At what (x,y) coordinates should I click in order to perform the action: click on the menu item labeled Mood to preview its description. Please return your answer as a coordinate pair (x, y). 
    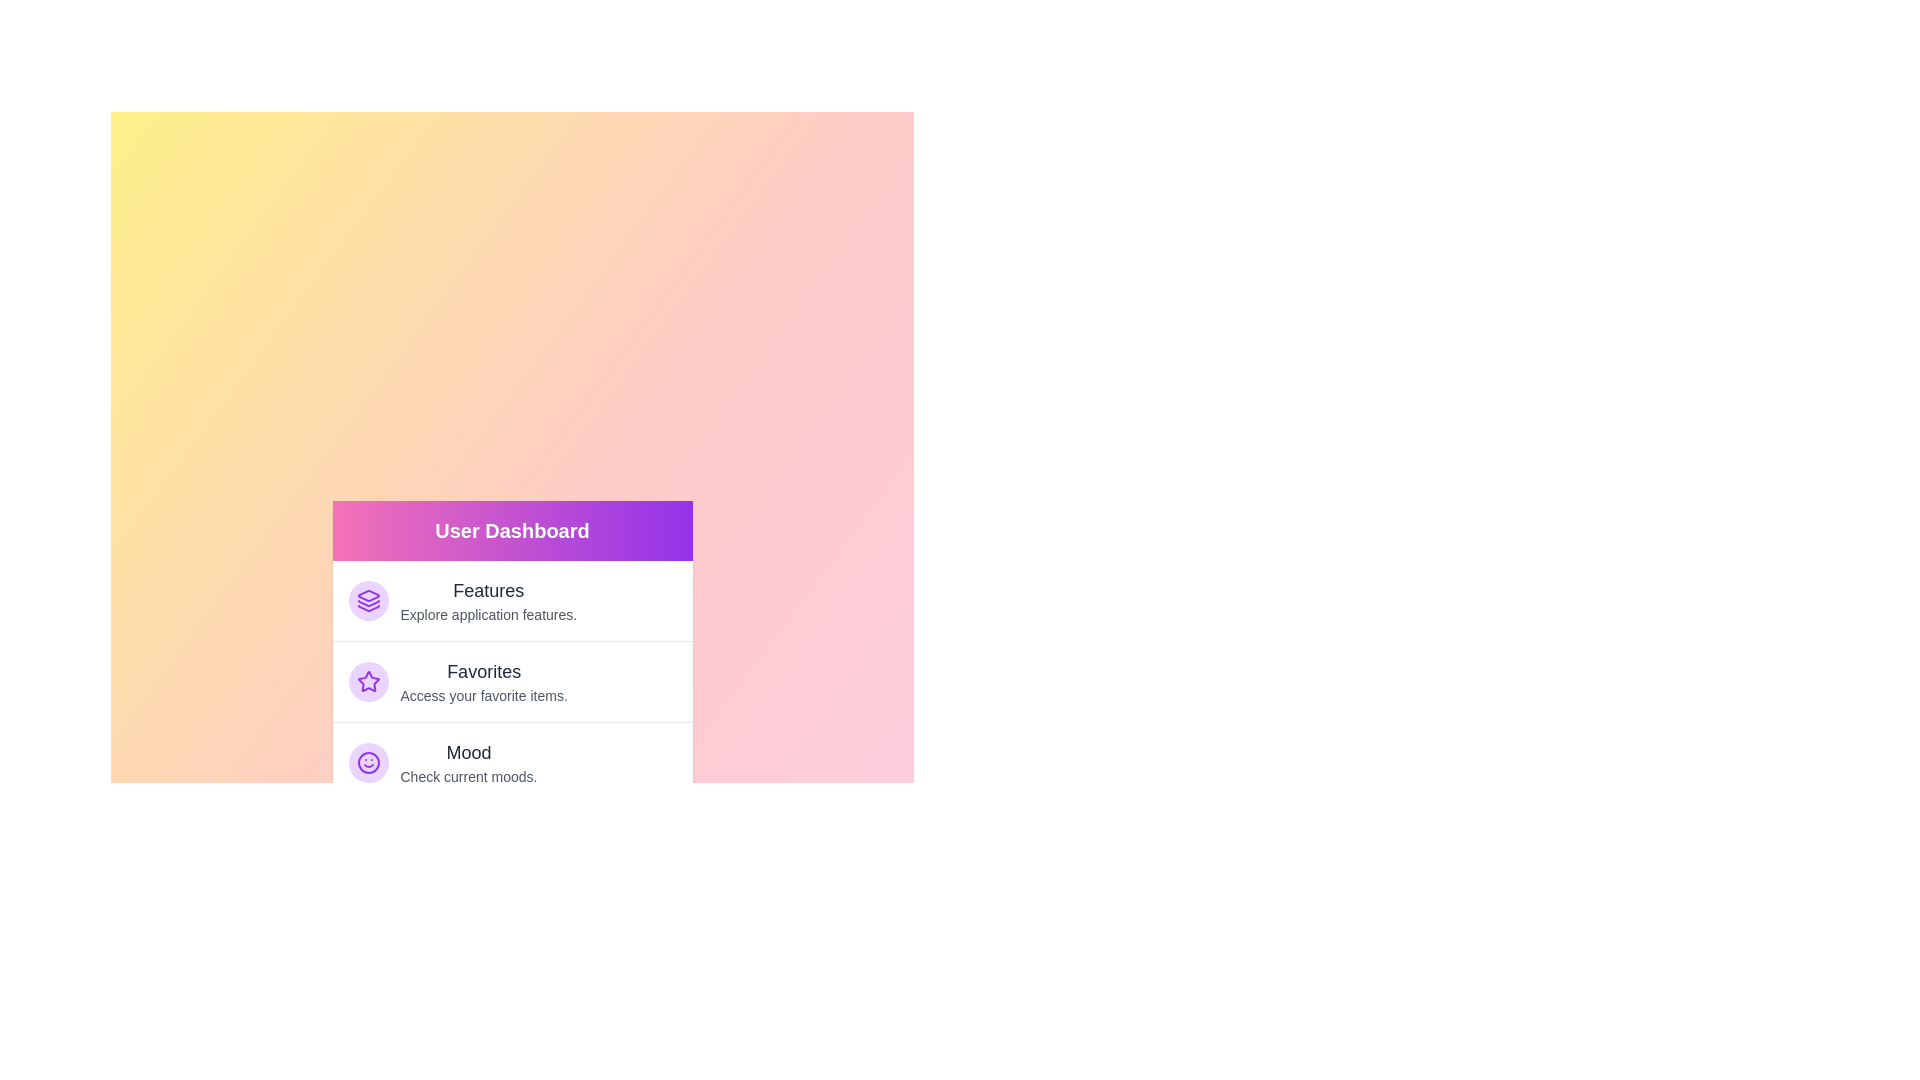
    Looking at the image, I should click on (512, 762).